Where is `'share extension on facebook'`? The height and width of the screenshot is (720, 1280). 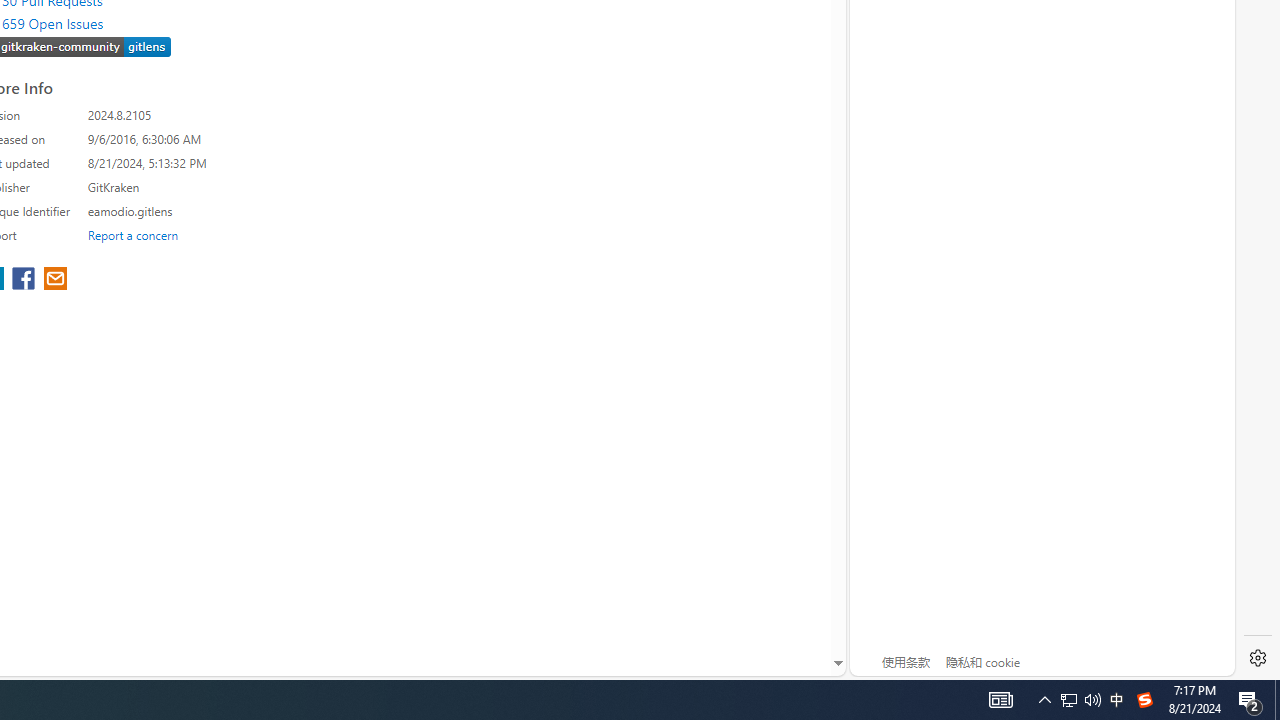
'share extension on facebook' is located at coordinates (26, 280).